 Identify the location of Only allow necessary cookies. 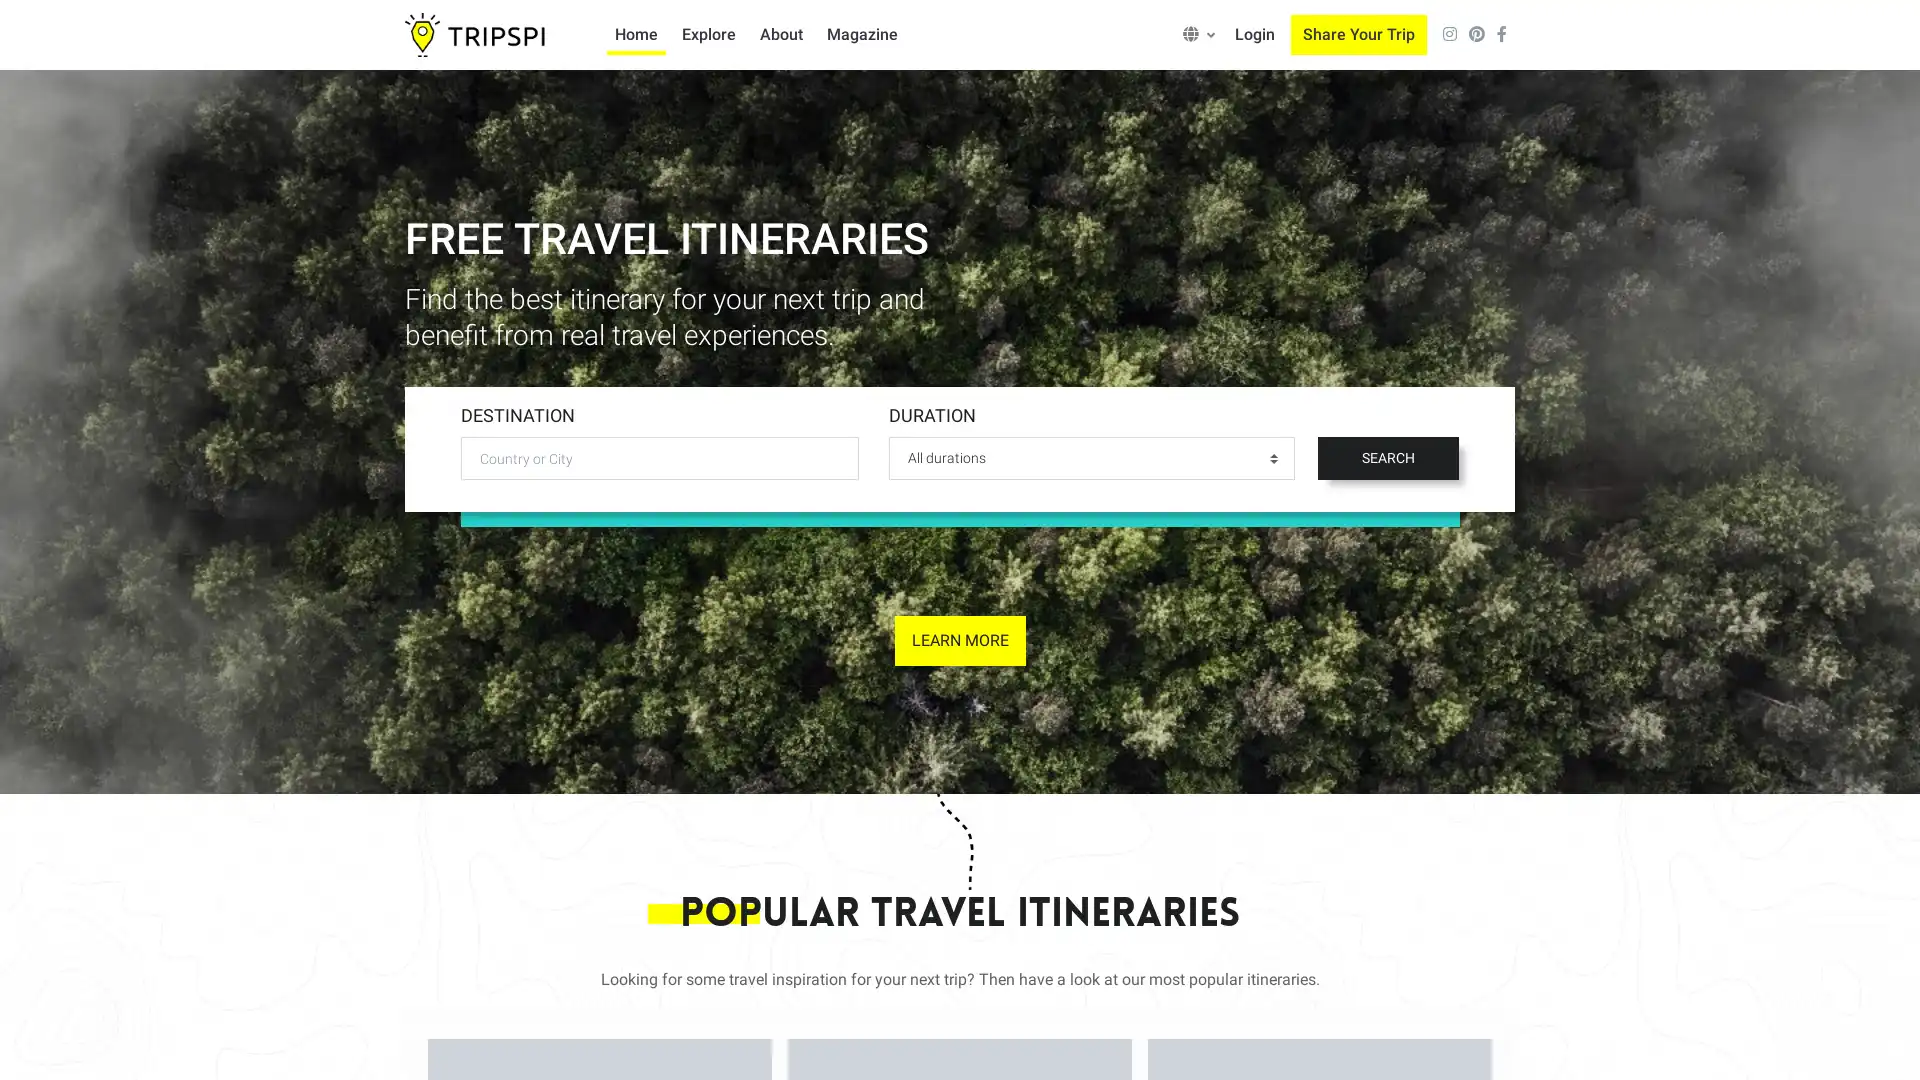
(673, 986).